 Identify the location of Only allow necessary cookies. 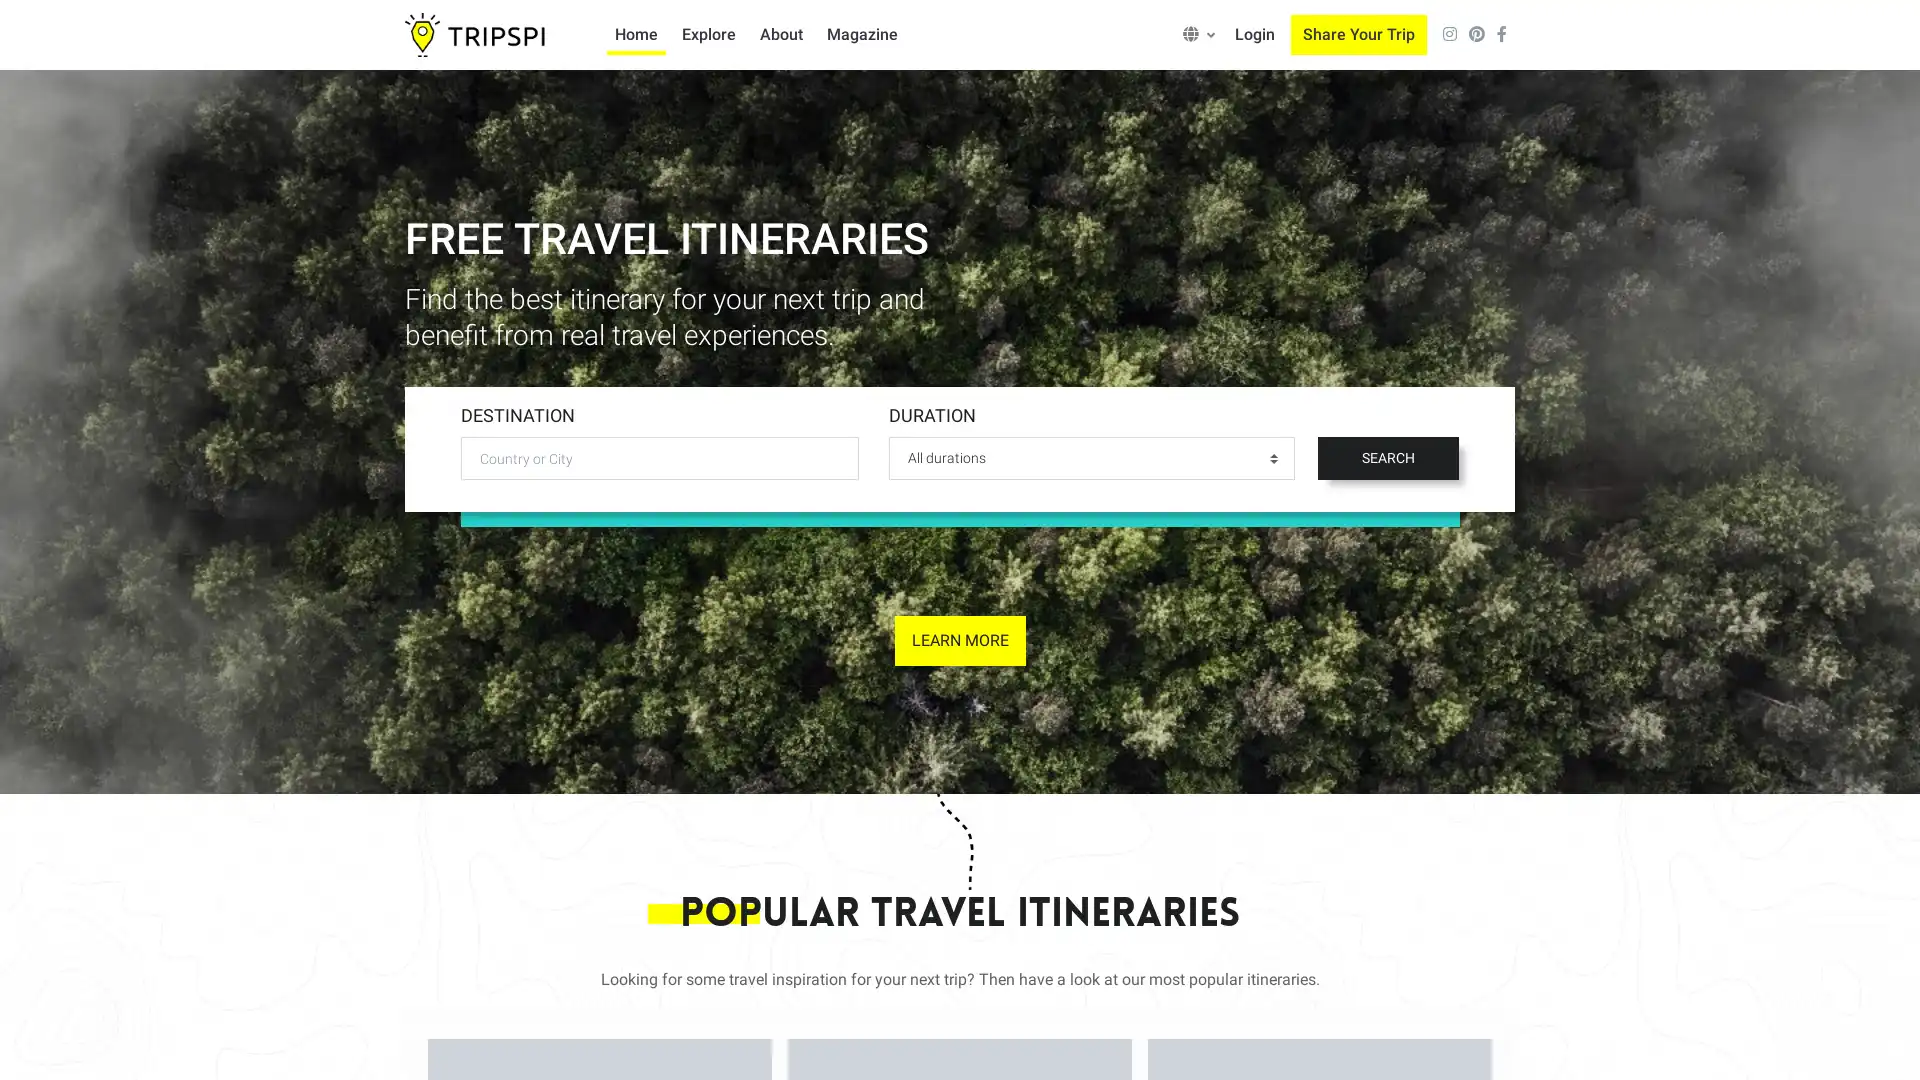
(673, 986).